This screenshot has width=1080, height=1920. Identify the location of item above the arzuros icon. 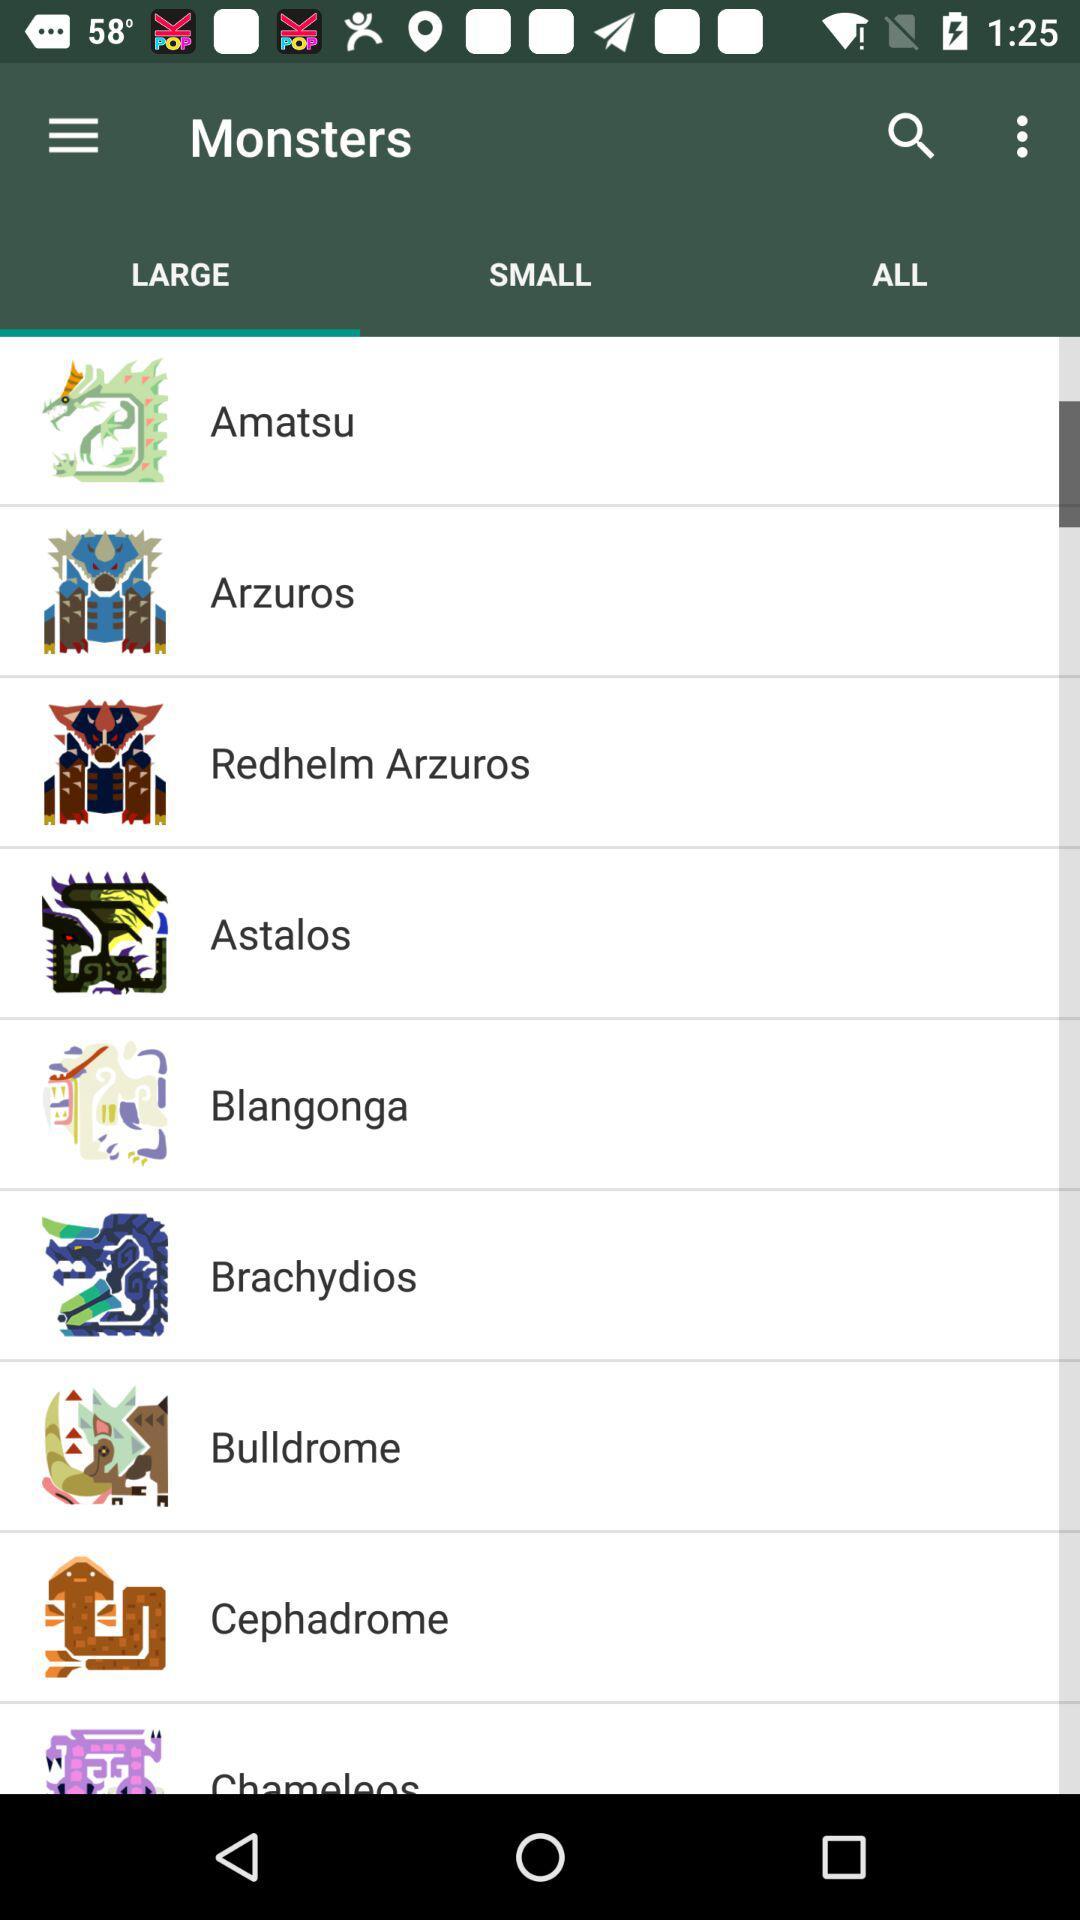
(623, 419).